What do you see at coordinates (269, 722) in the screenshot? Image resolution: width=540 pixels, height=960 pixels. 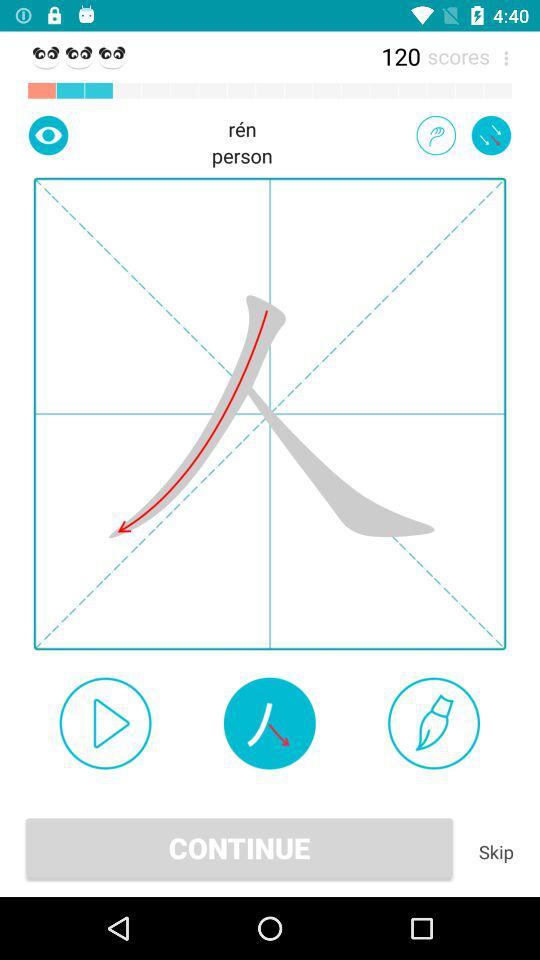 I see `moves element on screen` at bounding box center [269, 722].